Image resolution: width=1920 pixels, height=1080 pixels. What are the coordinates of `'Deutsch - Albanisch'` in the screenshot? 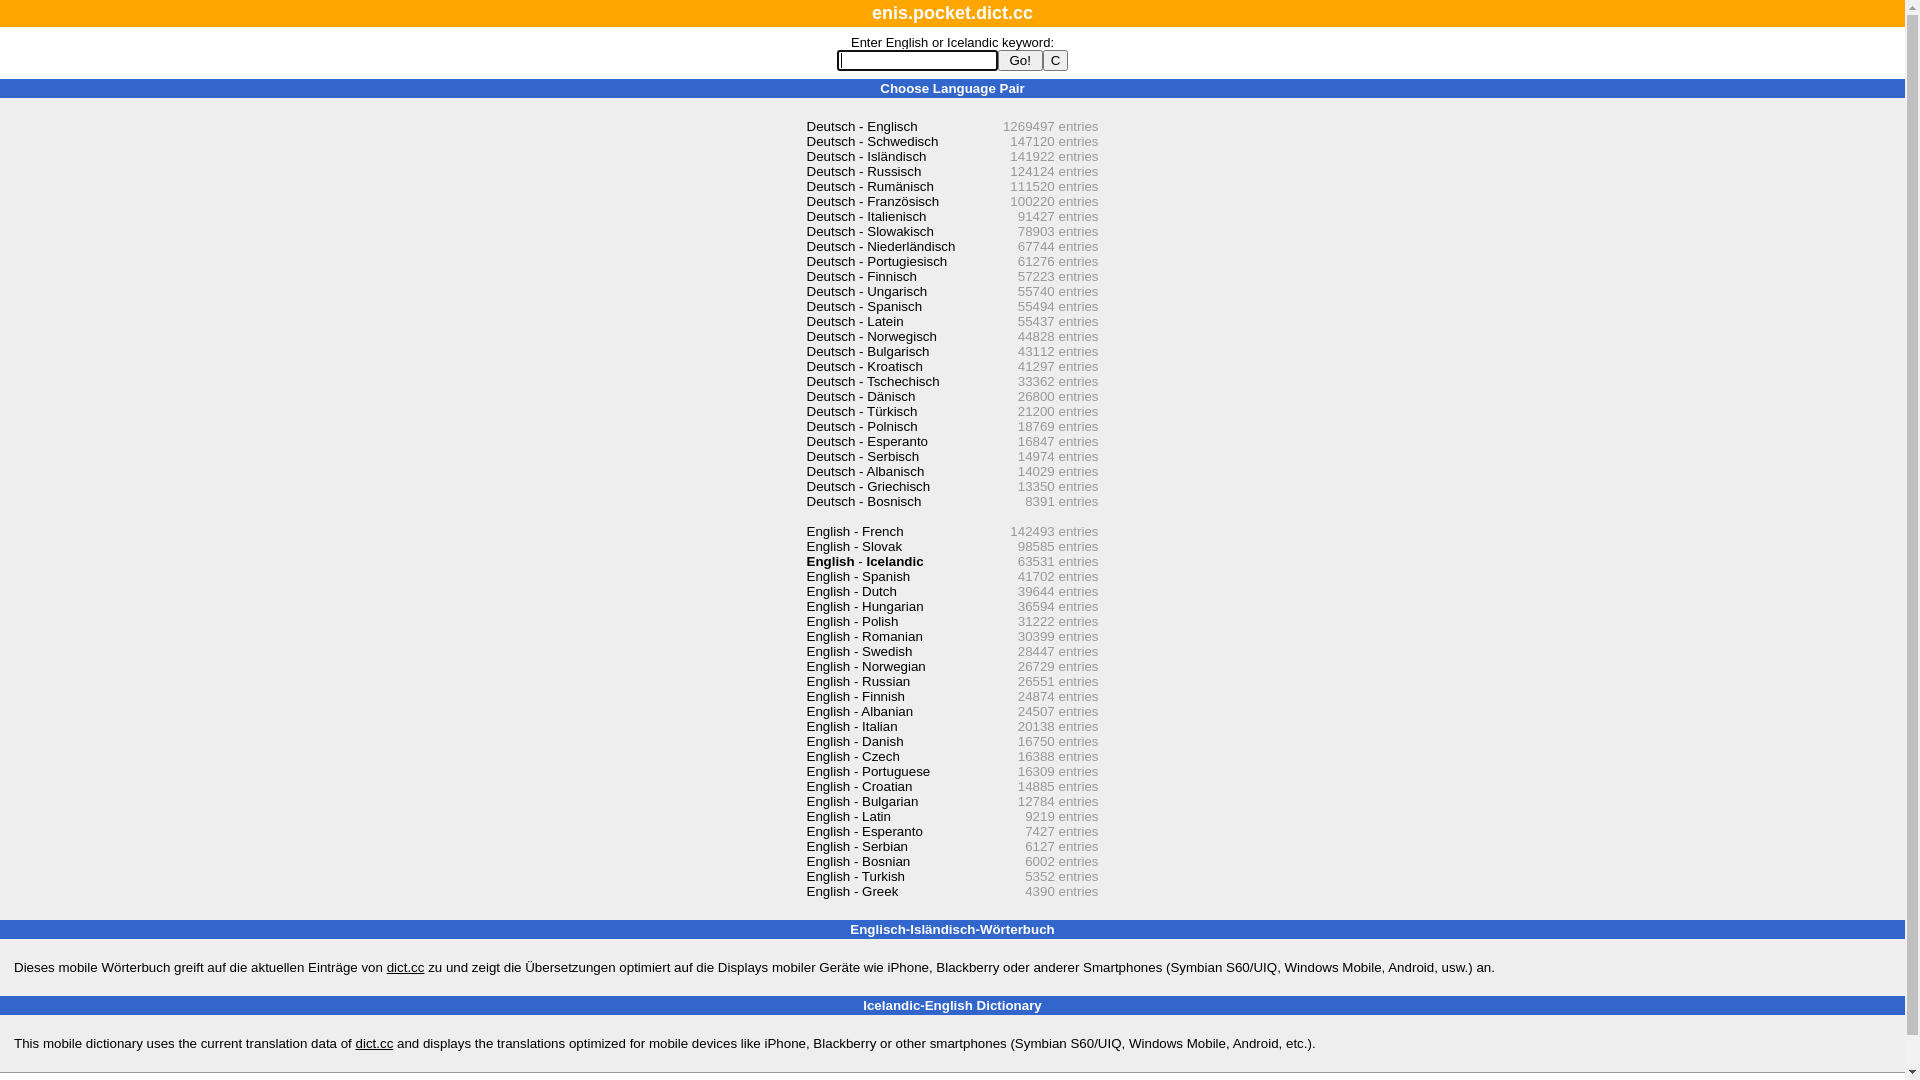 It's located at (806, 471).